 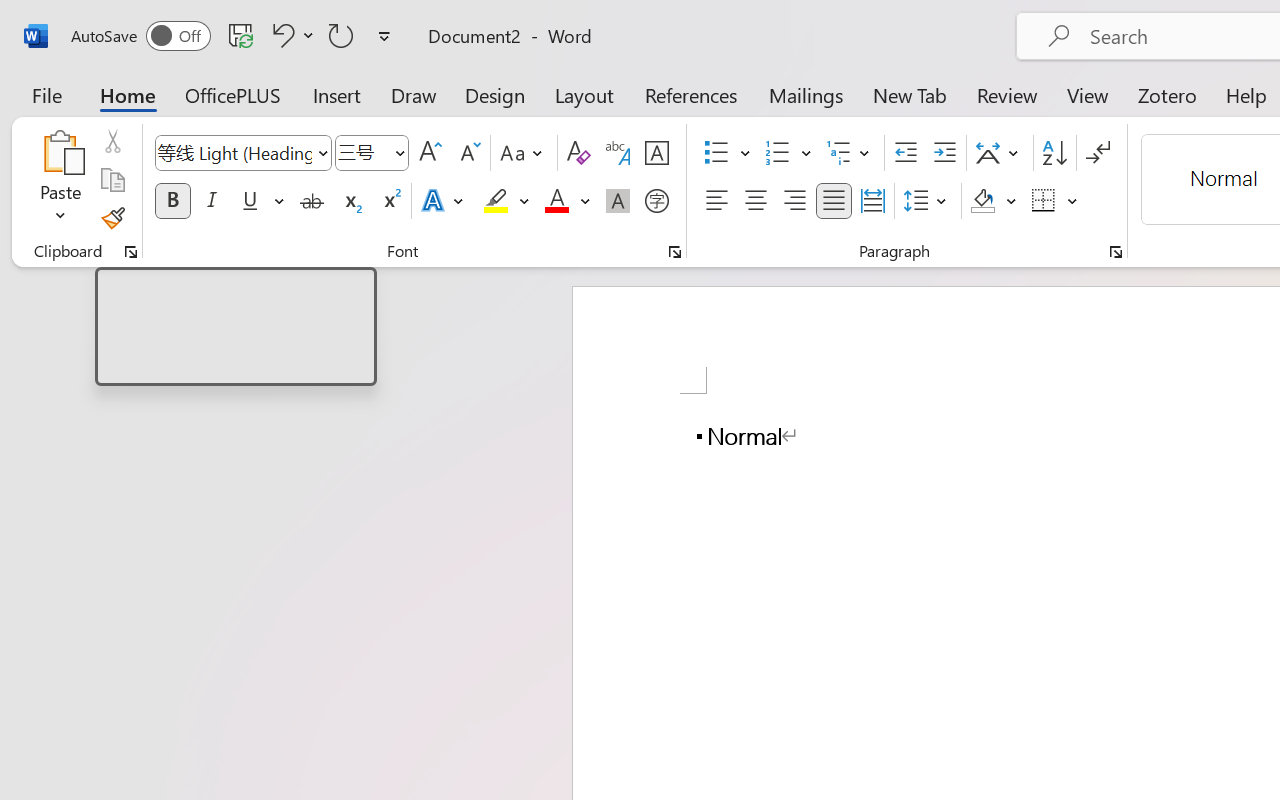 I want to click on 'Borders', so click(x=1043, y=201).